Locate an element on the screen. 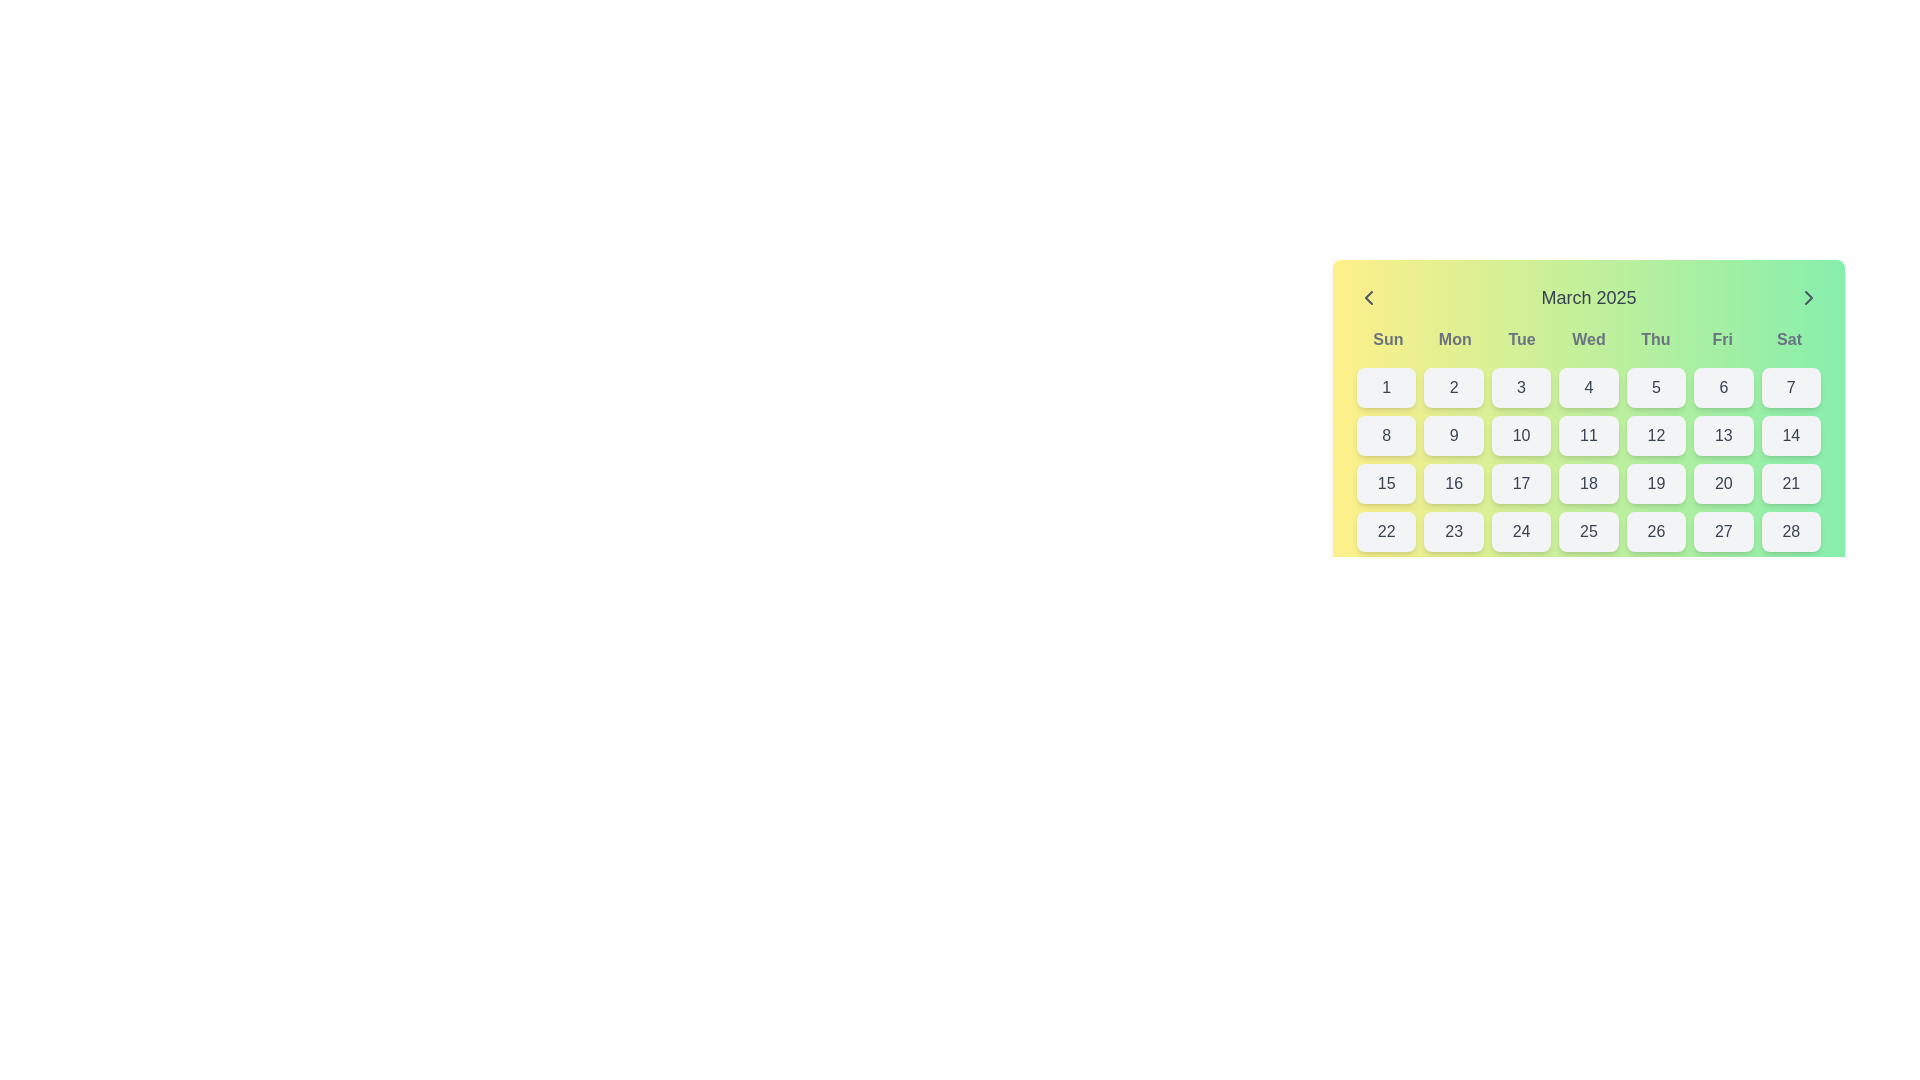 This screenshot has height=1080, width=1920. the static text label displaying 'Wed', which is the fourth item in the calendar header row, indicating Wednesday is located at coordinates (1587, 338).